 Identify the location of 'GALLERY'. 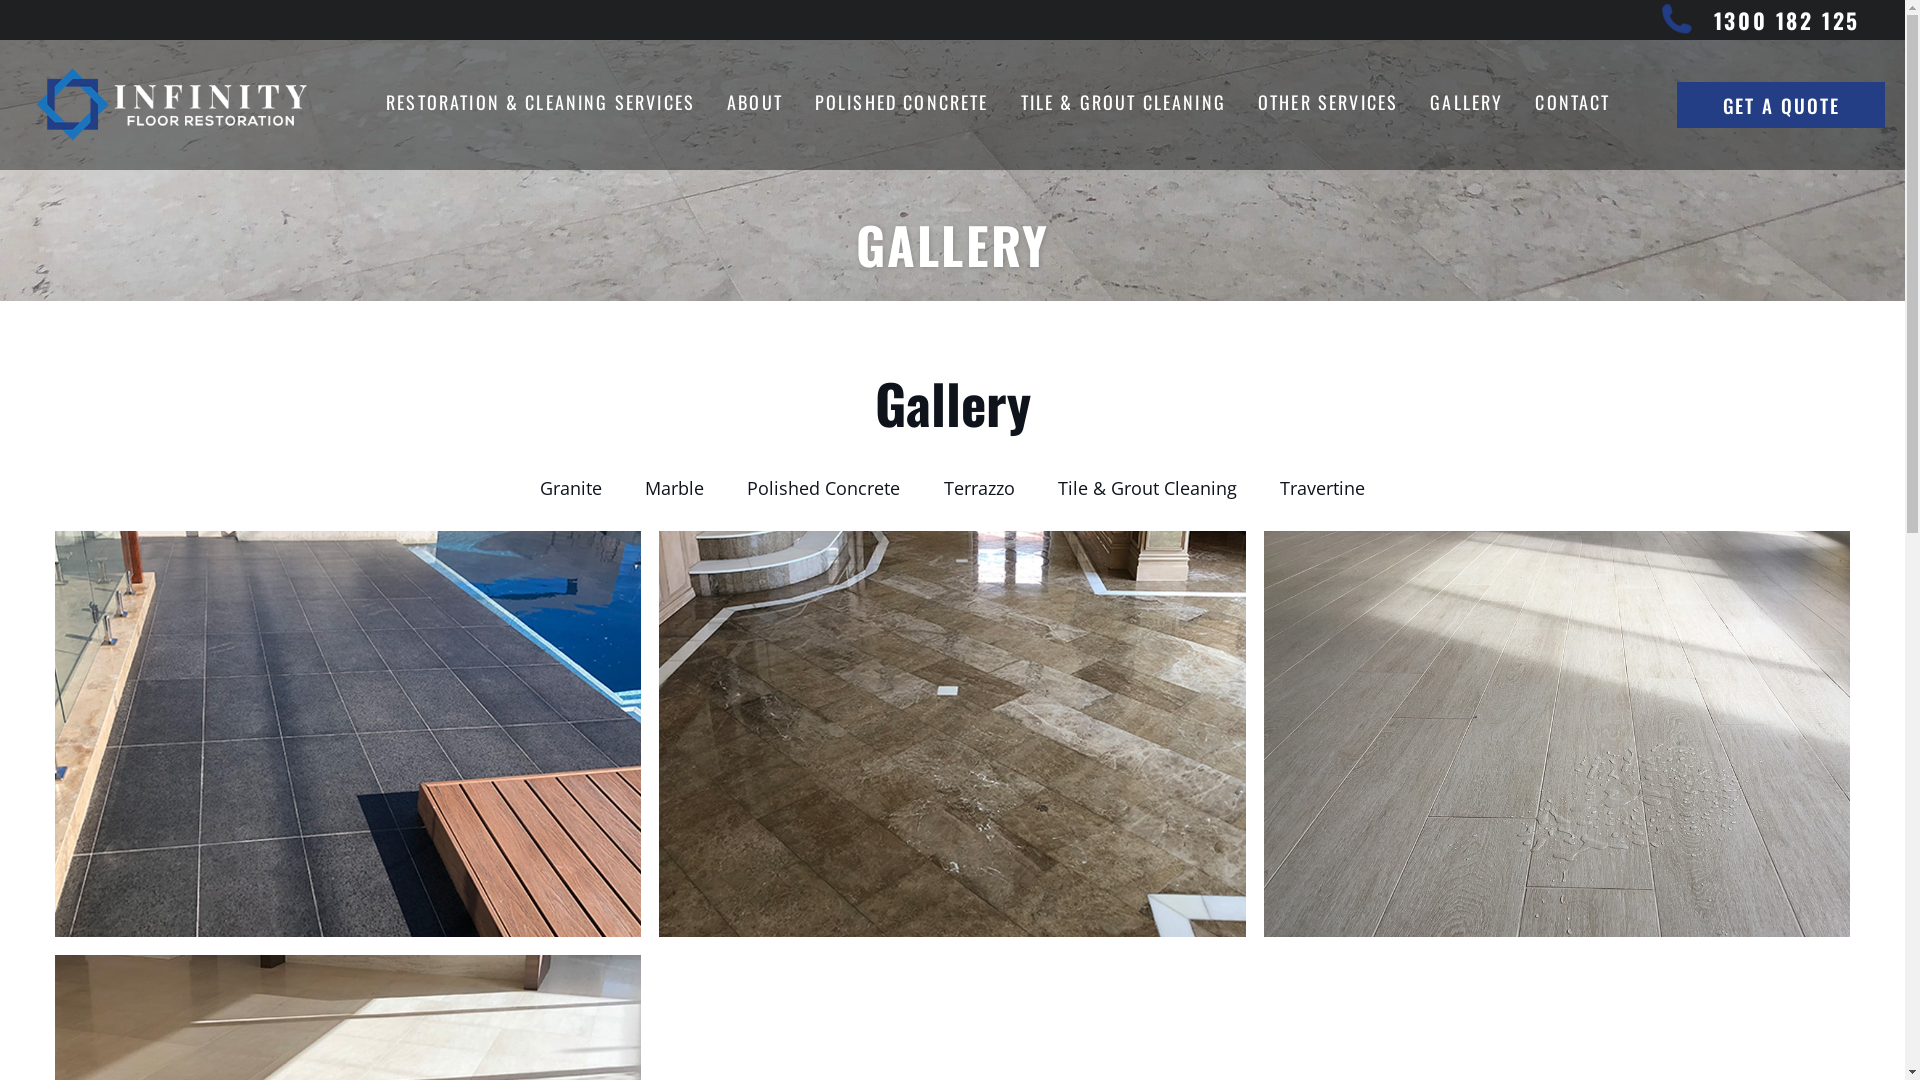
(1466, 104).